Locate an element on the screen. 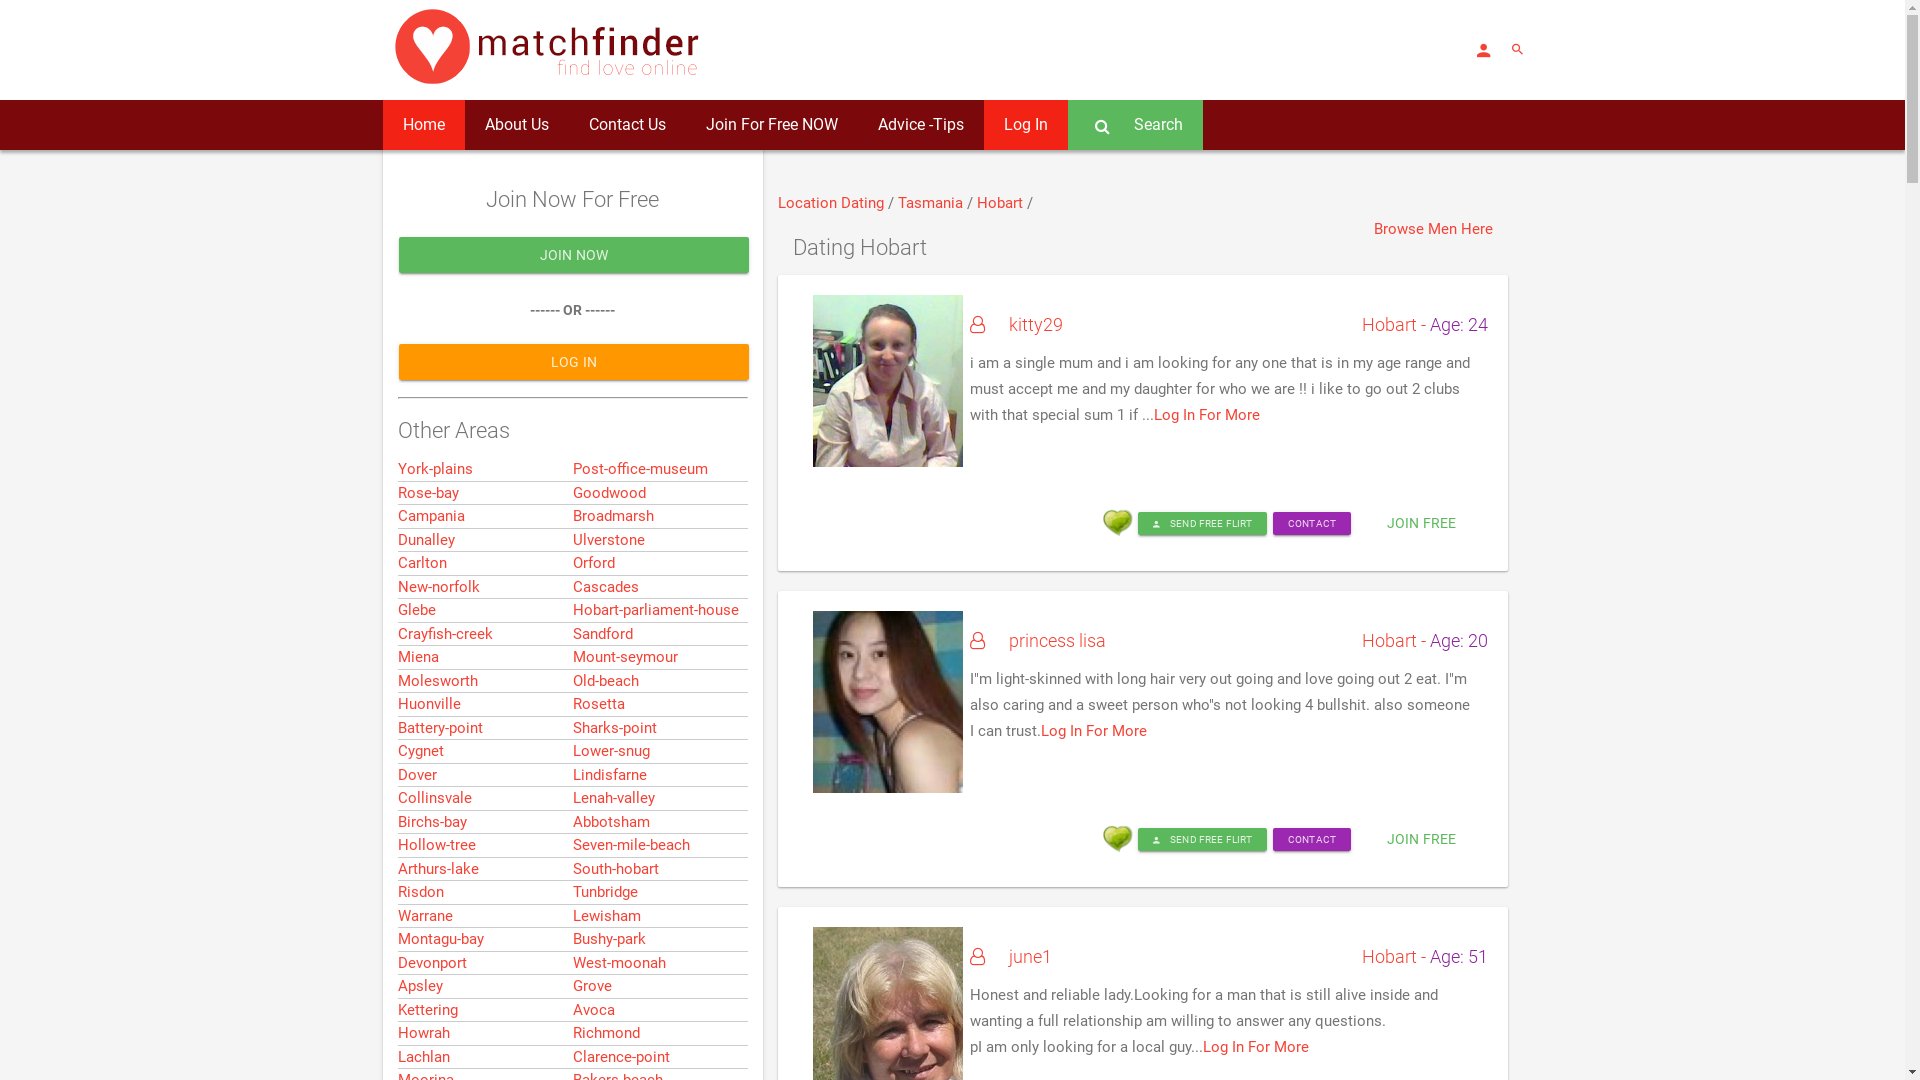 This screenshot has width=1920, height=1080. 'Browse Men Here' is located at coordinates (1432, 227).